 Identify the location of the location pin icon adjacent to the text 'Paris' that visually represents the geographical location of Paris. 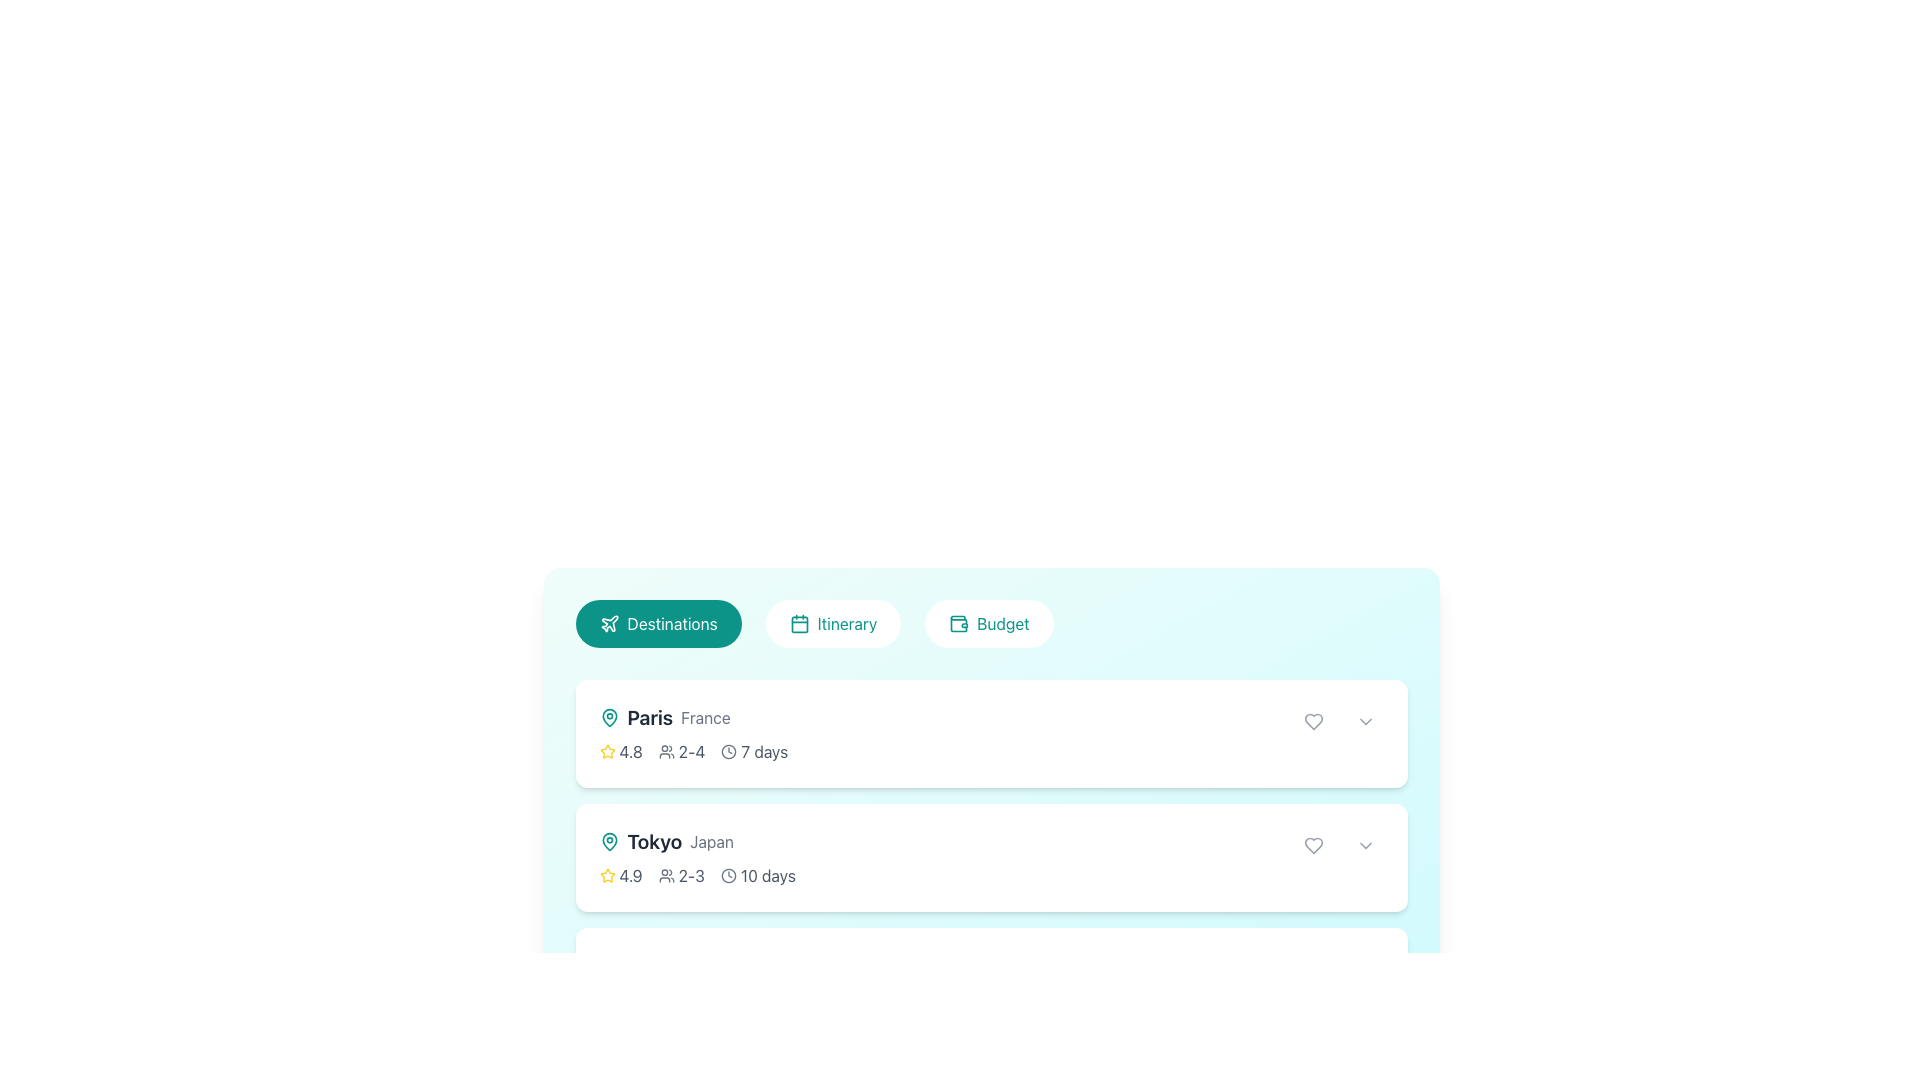
(608, 716).